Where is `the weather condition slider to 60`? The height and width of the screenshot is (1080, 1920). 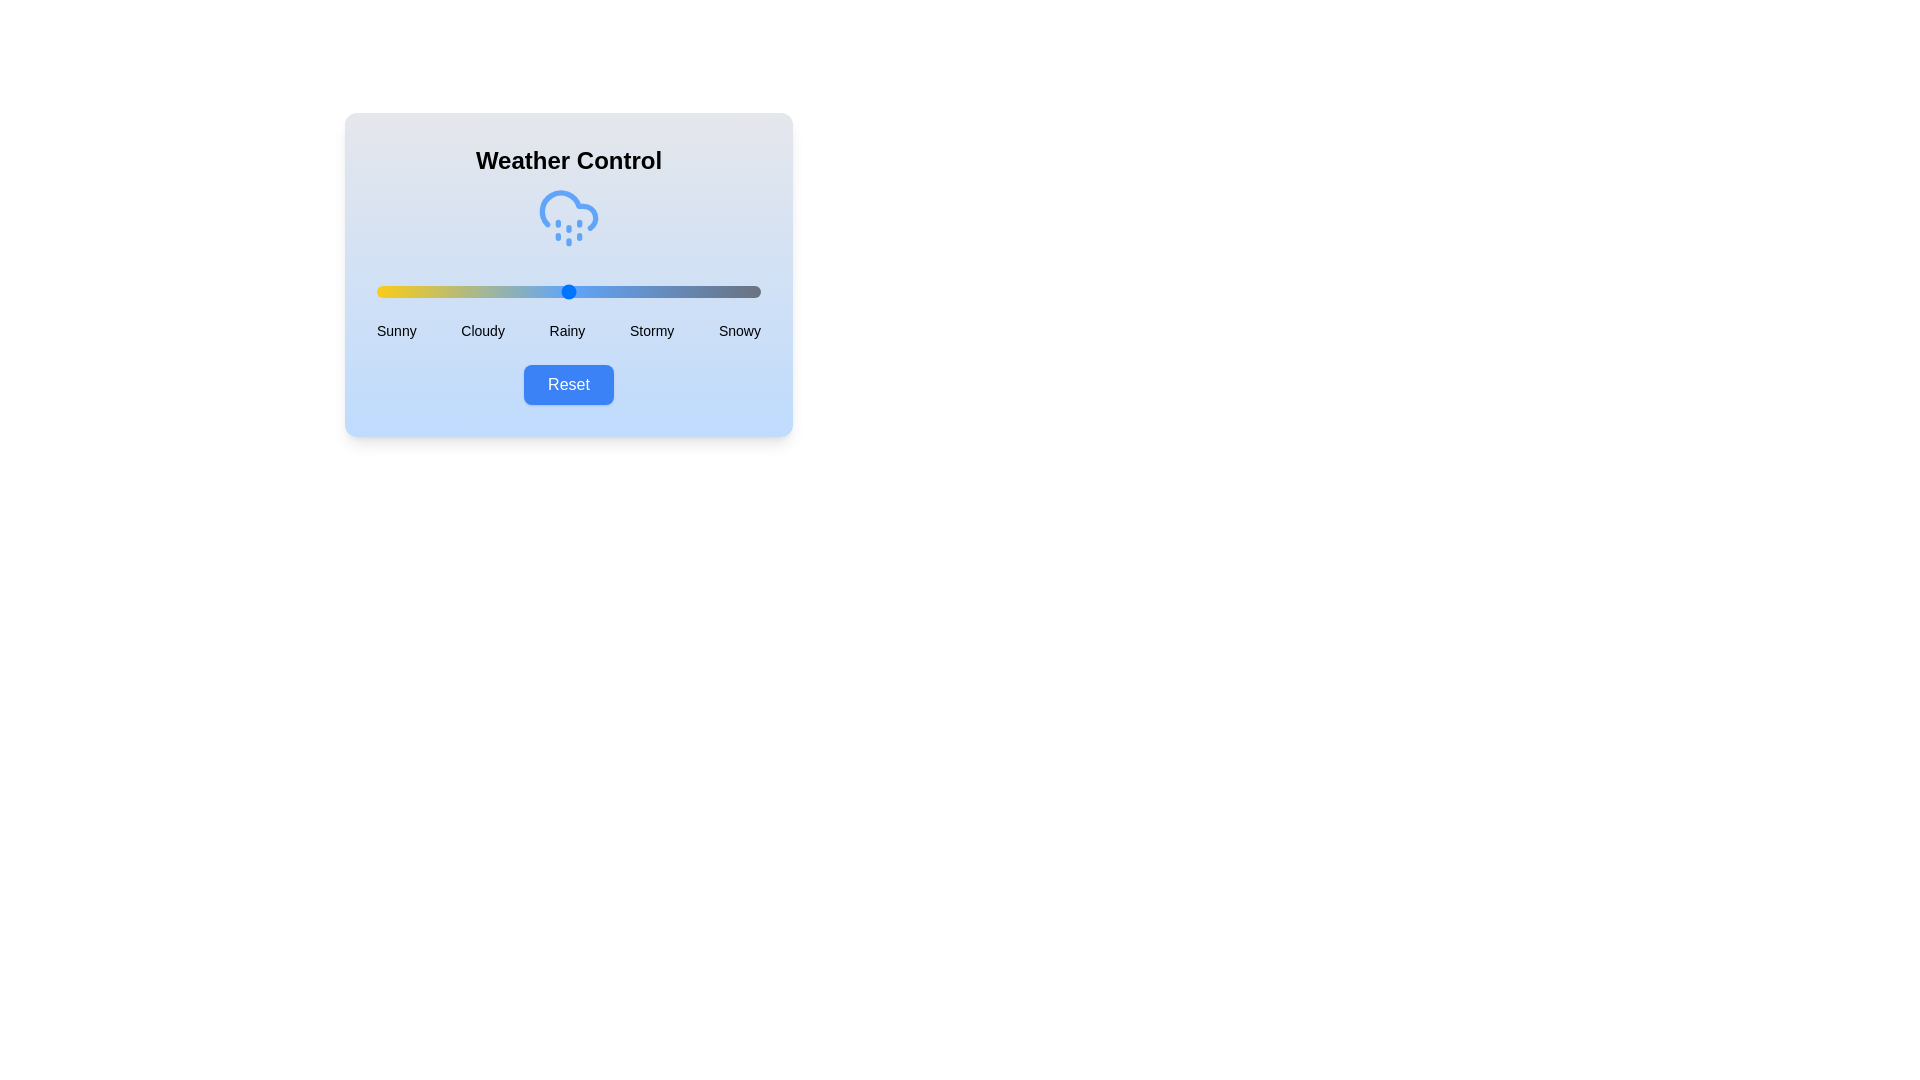
the weather condition slider to 60 is located at coordinates (606, 292).